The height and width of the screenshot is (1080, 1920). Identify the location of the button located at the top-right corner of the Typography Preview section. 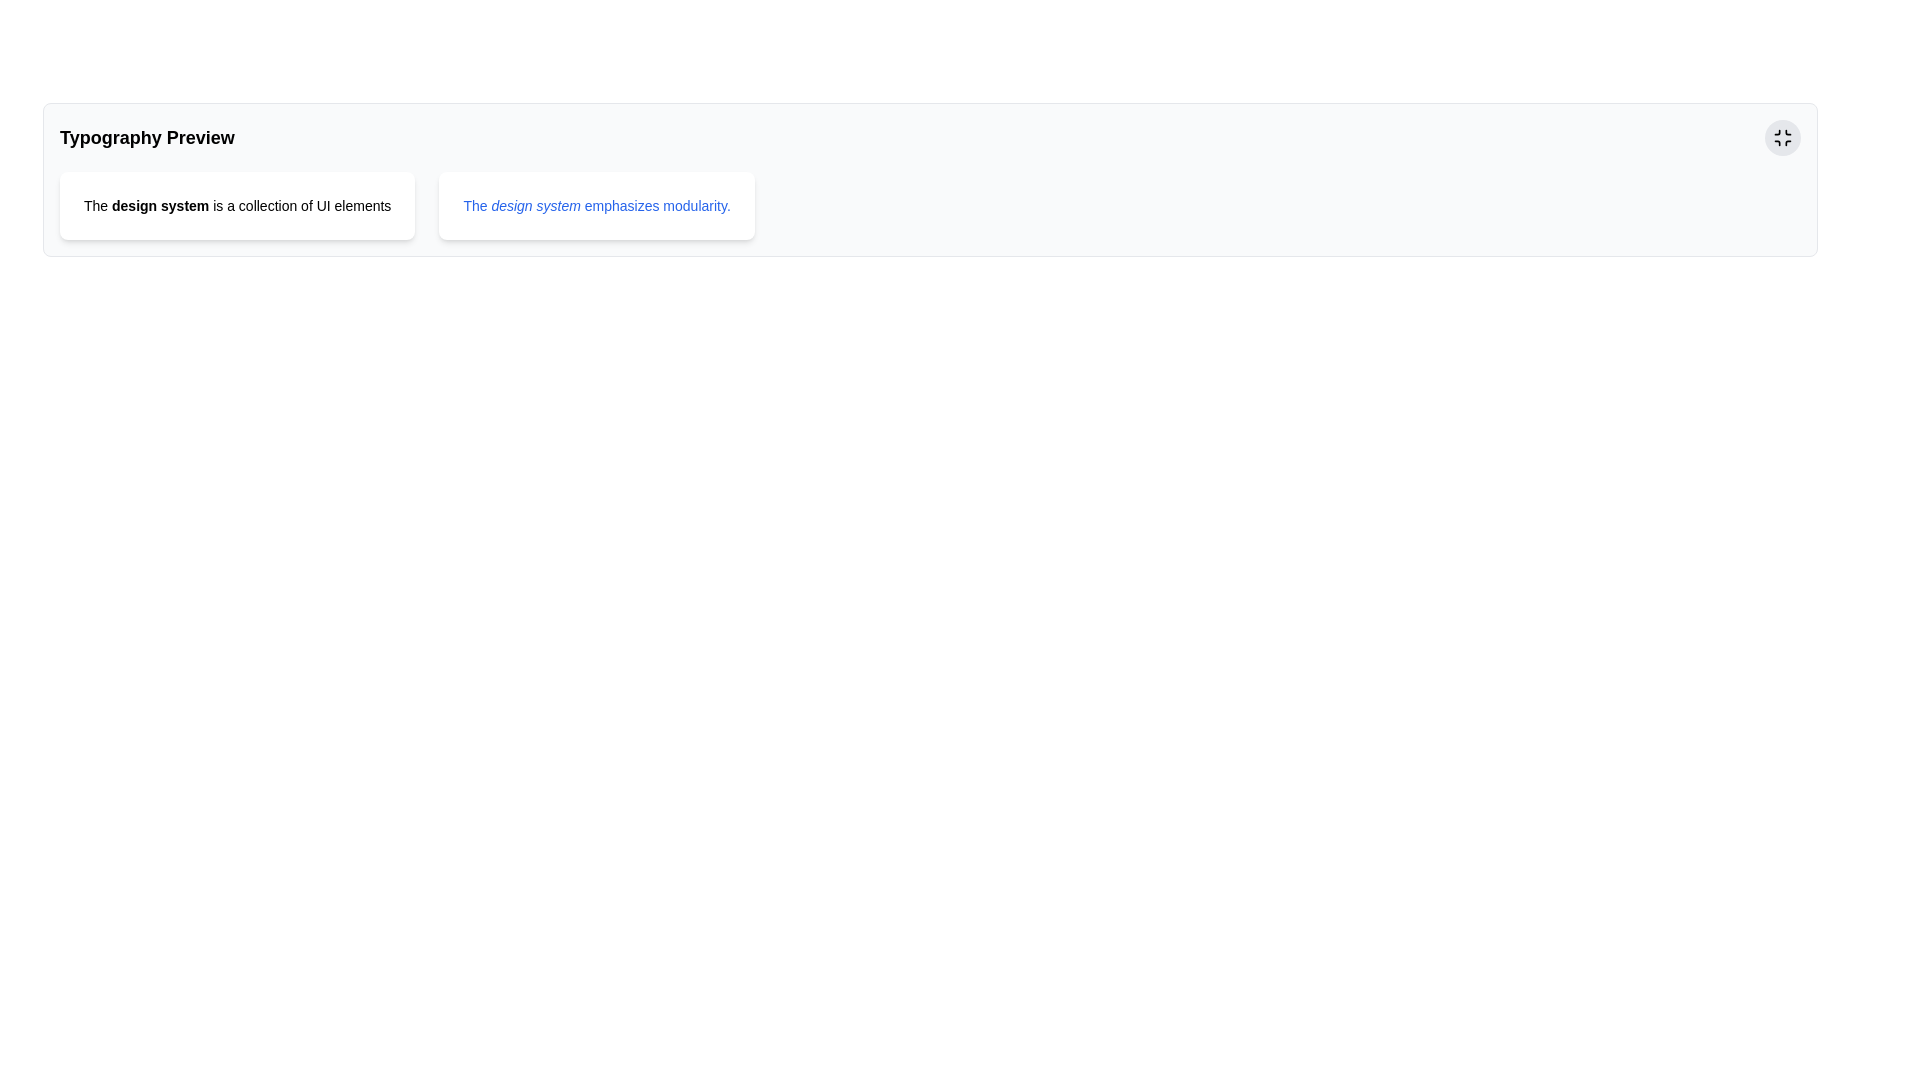
(1782, 137).